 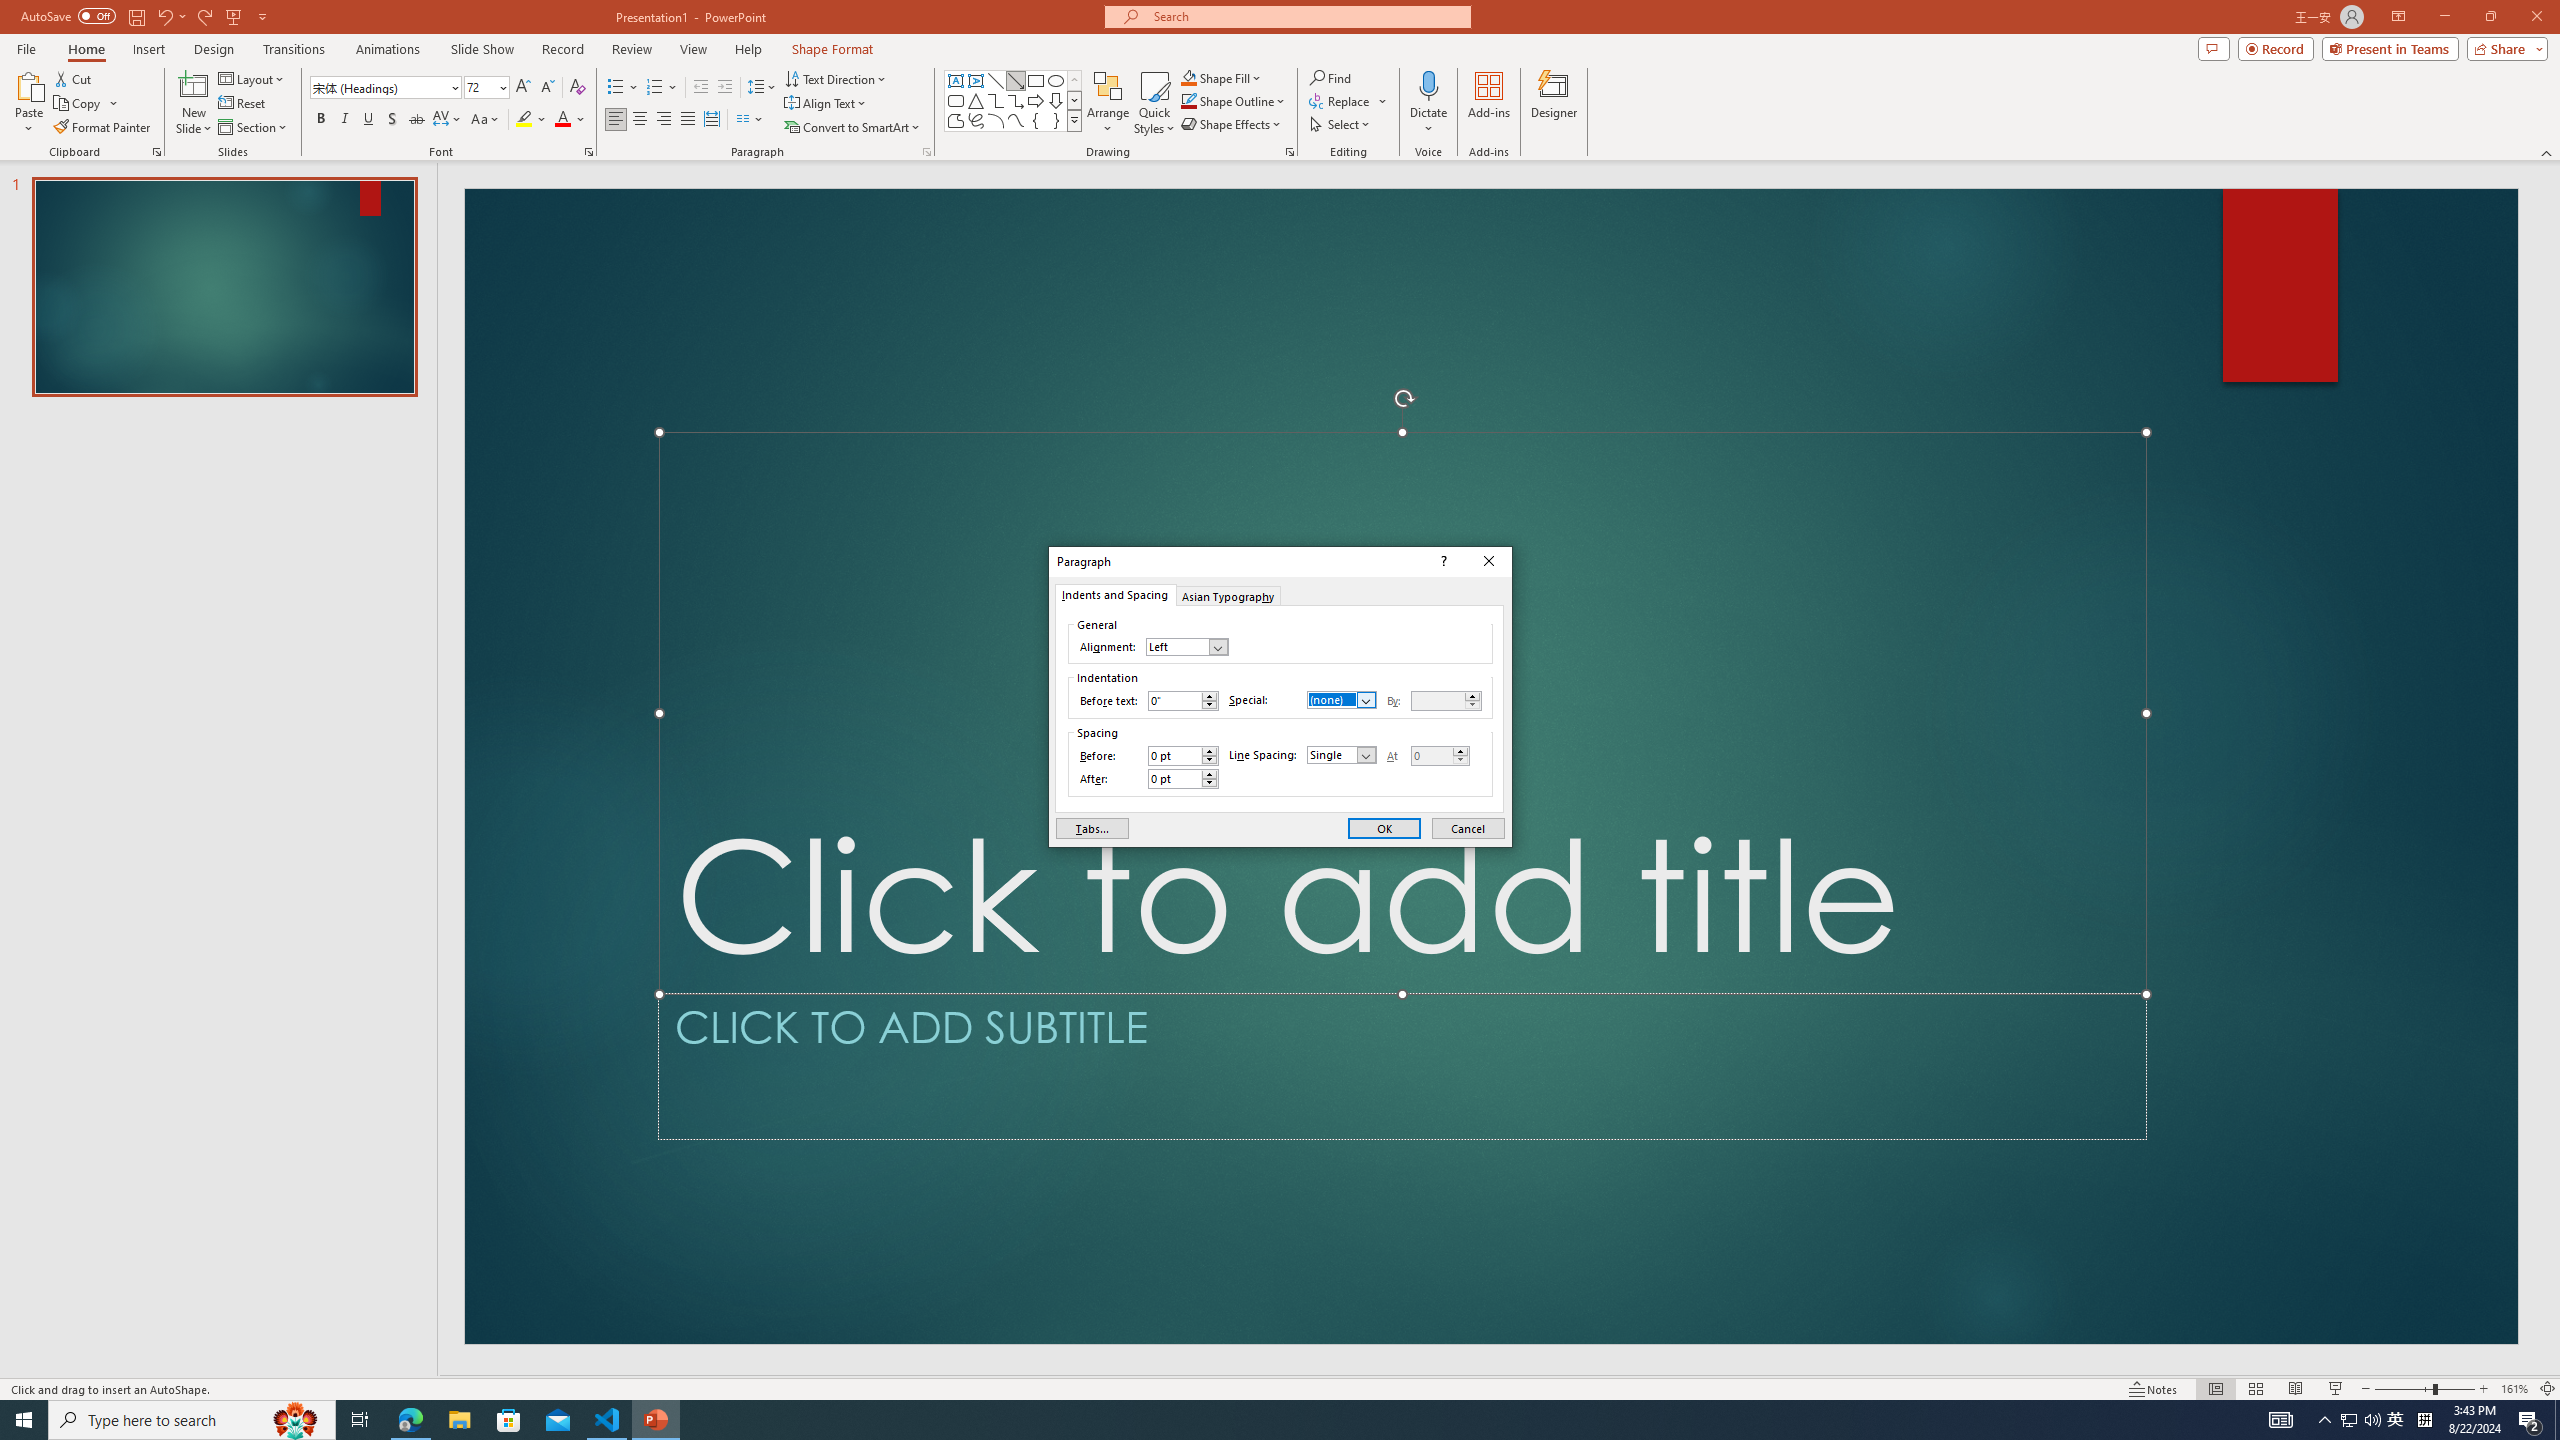 What do you see at coordinates (994, 119) in the screenshot?
I see `'Arc'` at bounding box center [994, 119].